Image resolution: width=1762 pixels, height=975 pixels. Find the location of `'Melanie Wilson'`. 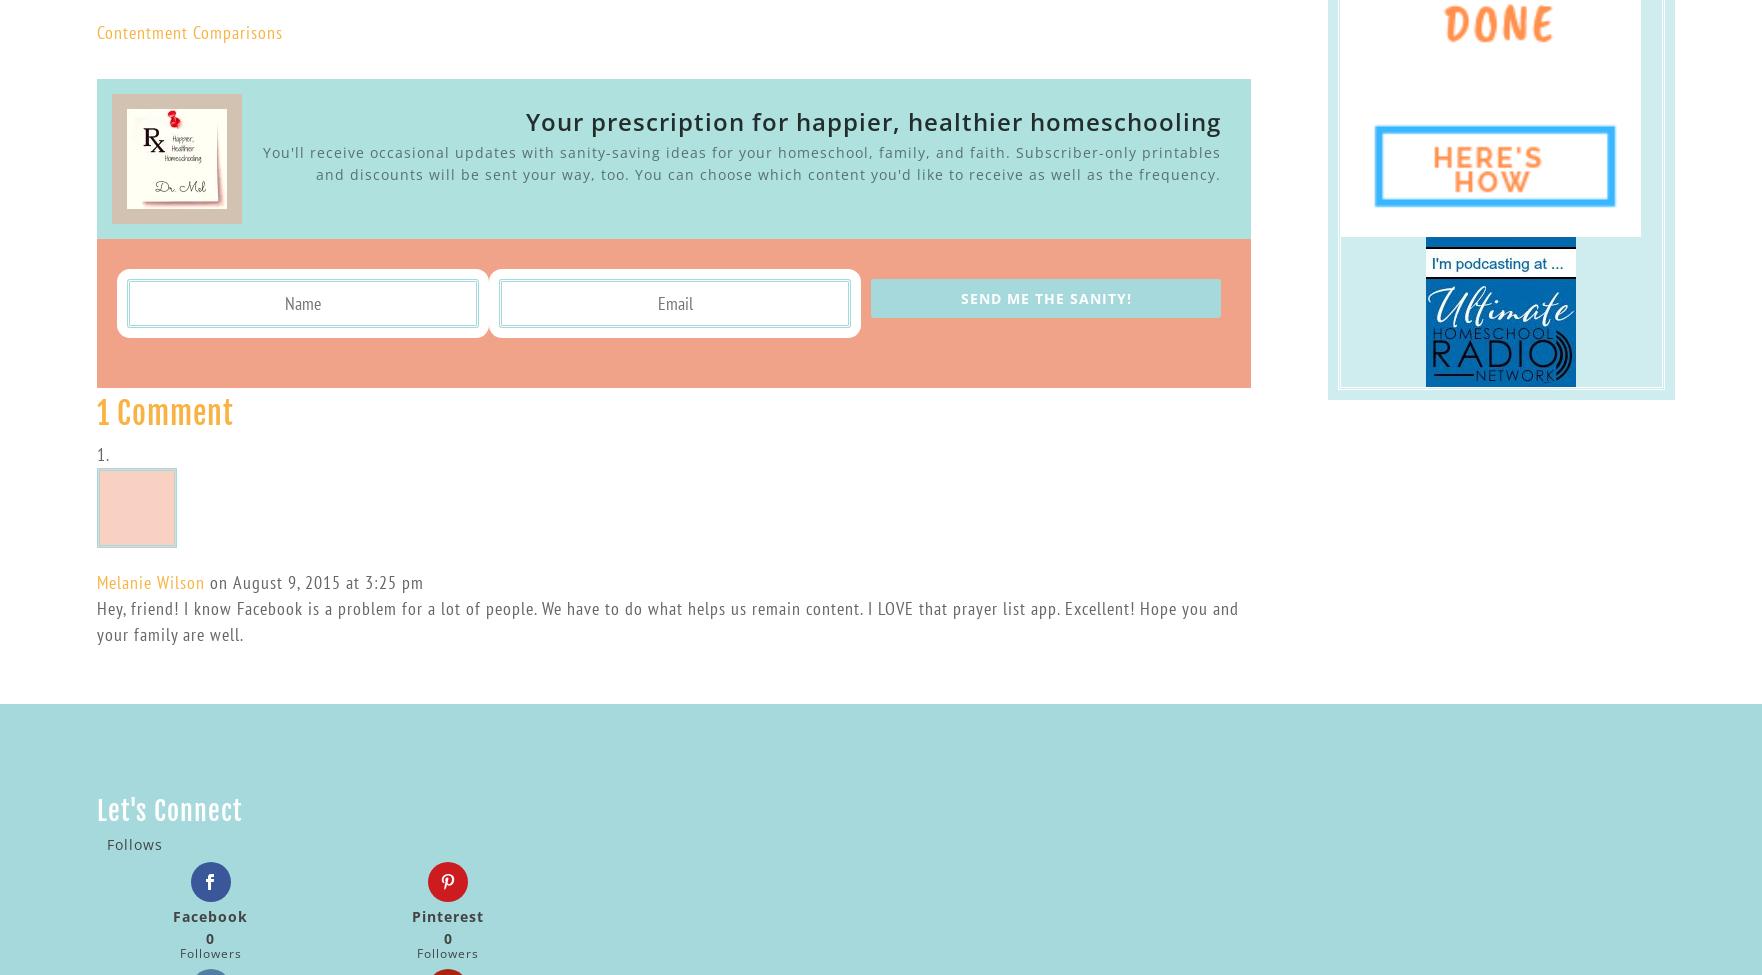

'Melanie Wilson' is located at coordinates (149, 580).